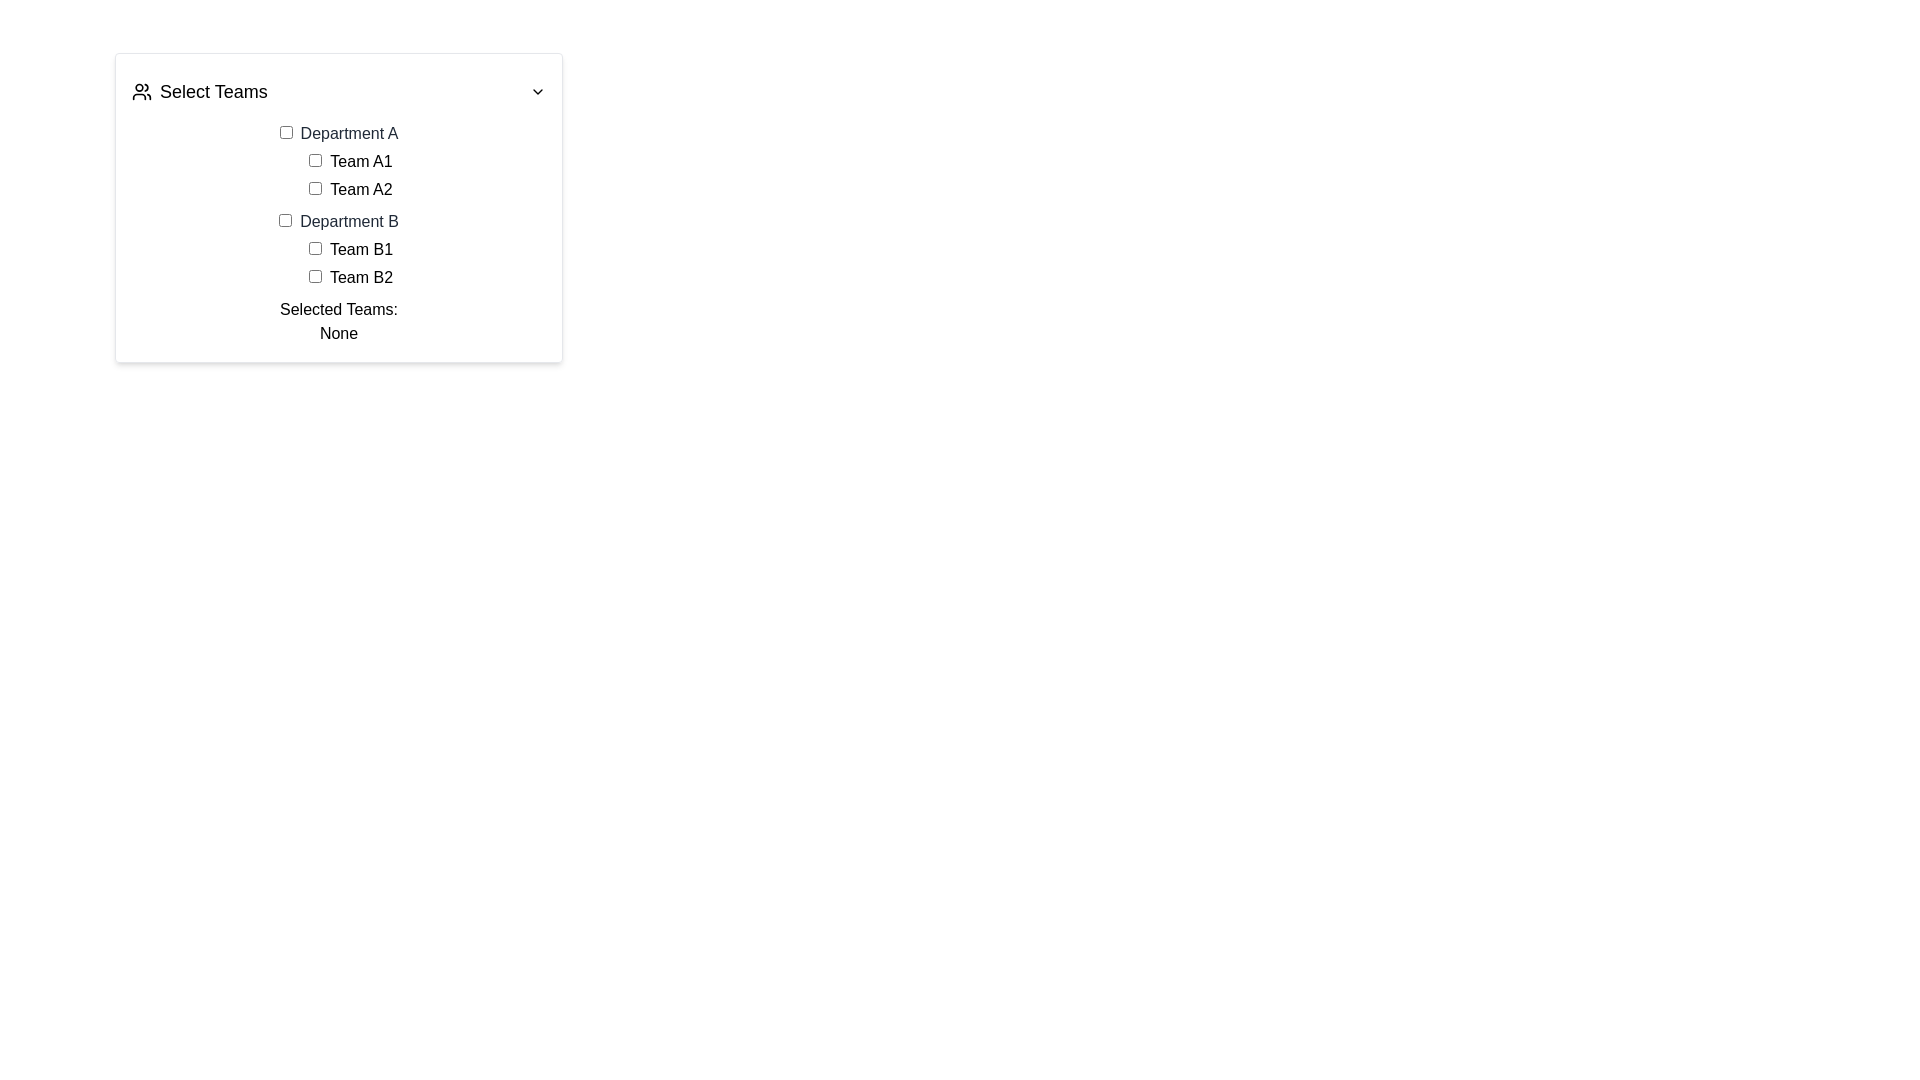  I want to click on the text of the Dropdown Header labeled 'Select Teams', which is located at the topmost position within a bordered box component, so click(339, 92).